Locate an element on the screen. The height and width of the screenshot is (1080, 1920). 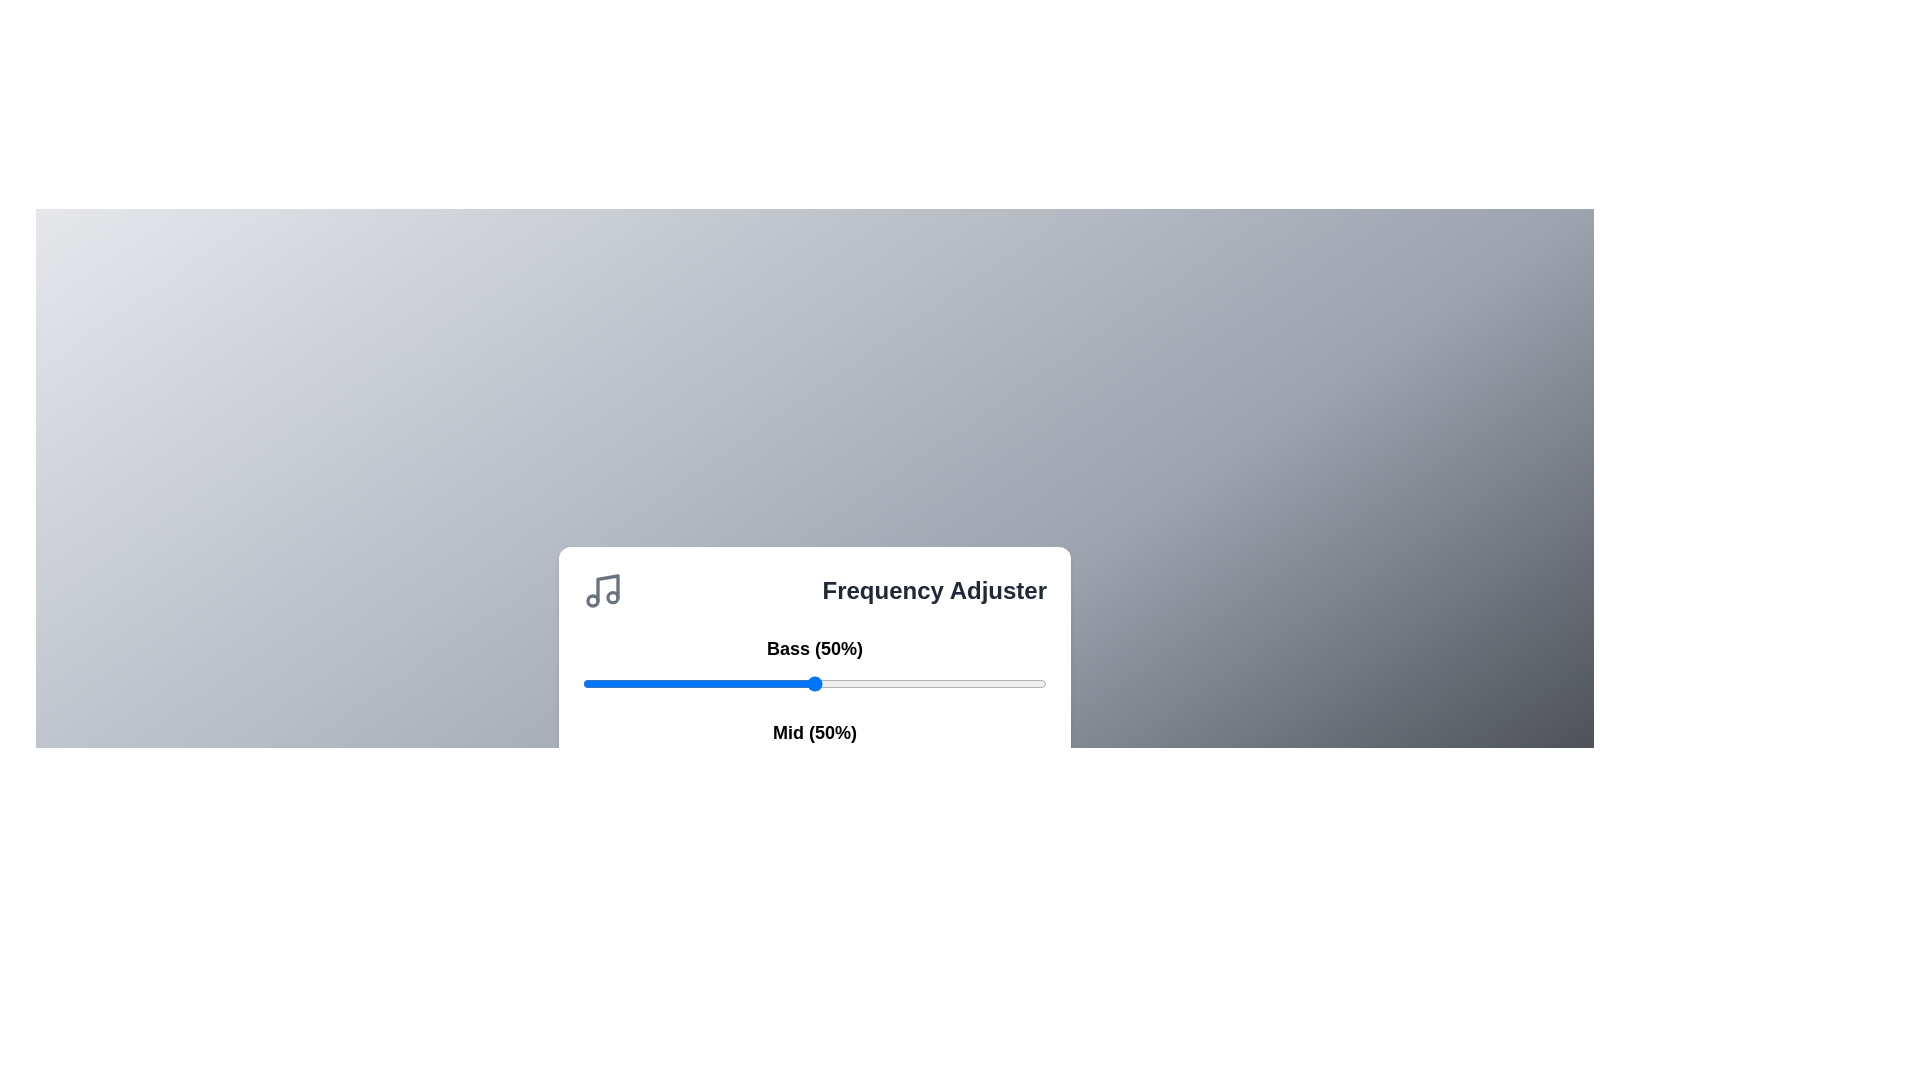
the 0 slider to 33% is located at coordinates (968, 682).